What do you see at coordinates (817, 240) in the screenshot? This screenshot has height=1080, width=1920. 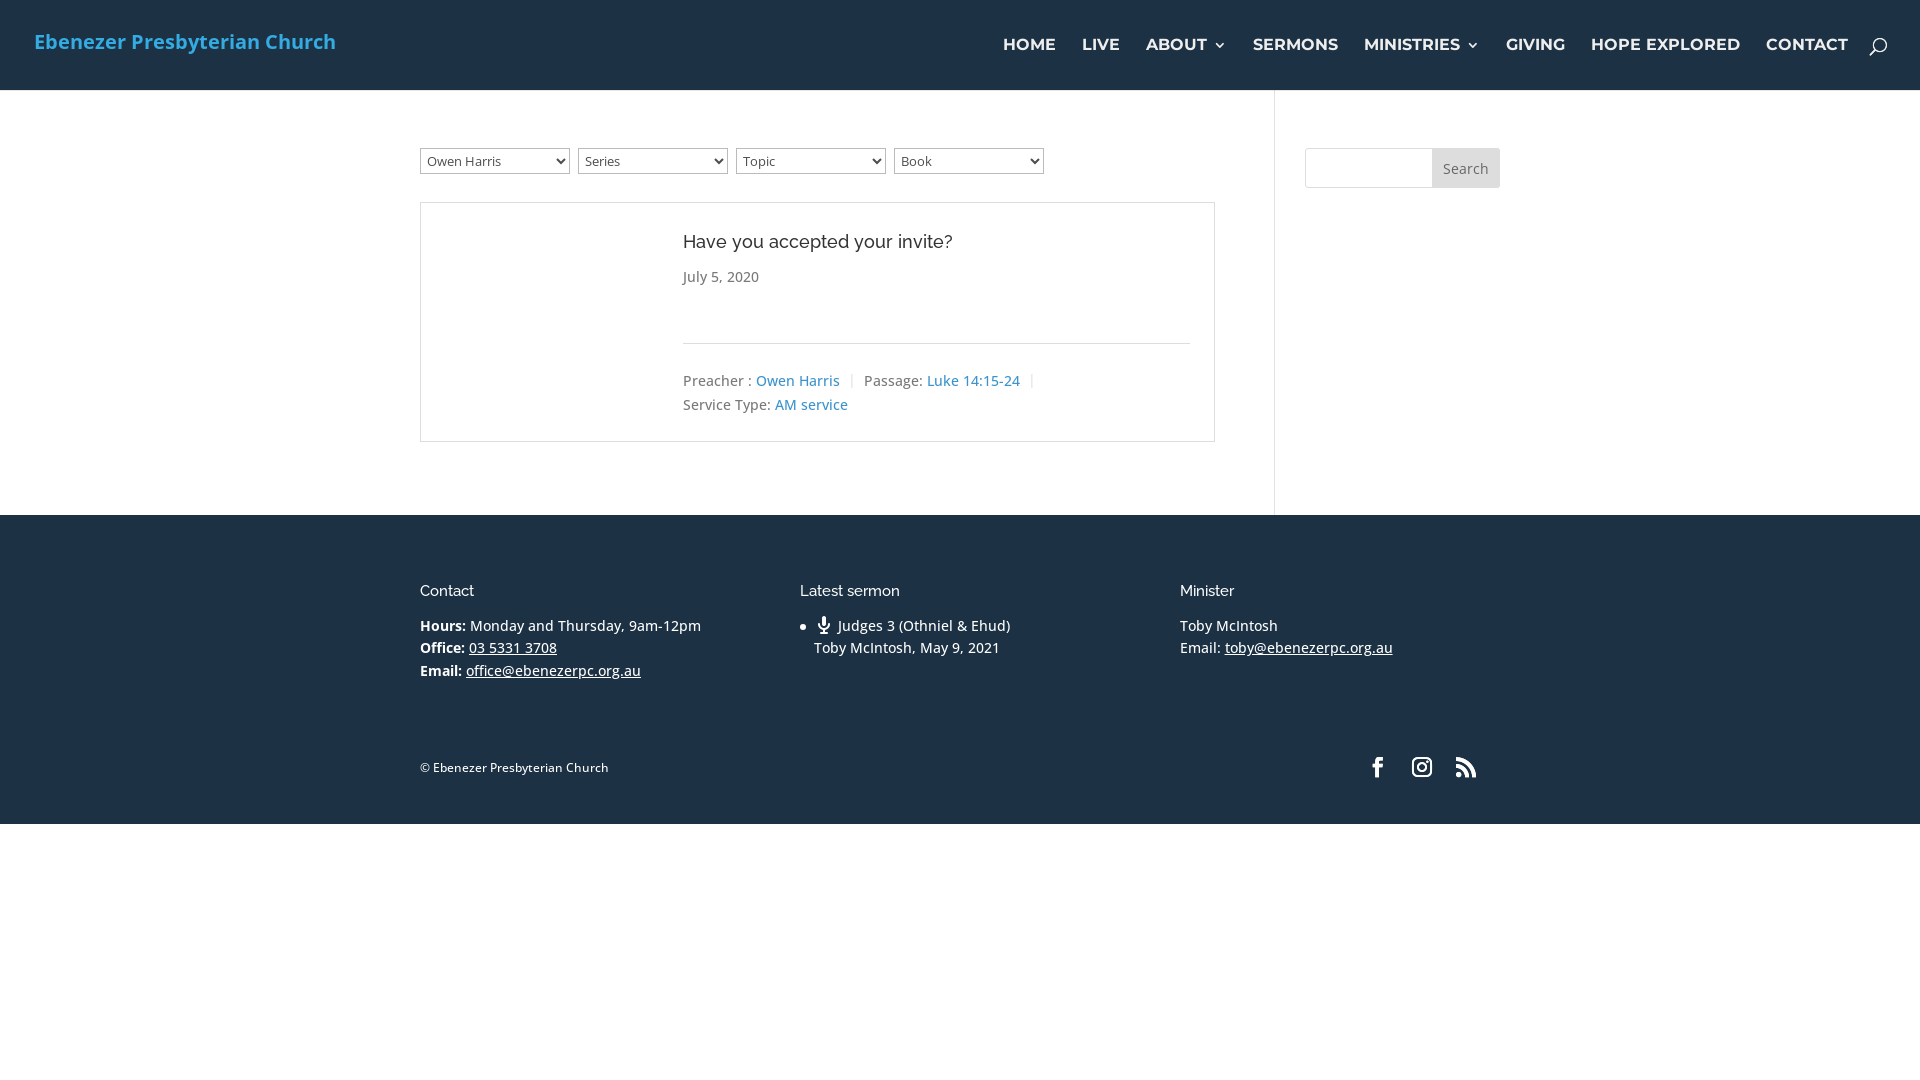 I see `'Have you accepted your invite?'` at bounding box center [817, 240].